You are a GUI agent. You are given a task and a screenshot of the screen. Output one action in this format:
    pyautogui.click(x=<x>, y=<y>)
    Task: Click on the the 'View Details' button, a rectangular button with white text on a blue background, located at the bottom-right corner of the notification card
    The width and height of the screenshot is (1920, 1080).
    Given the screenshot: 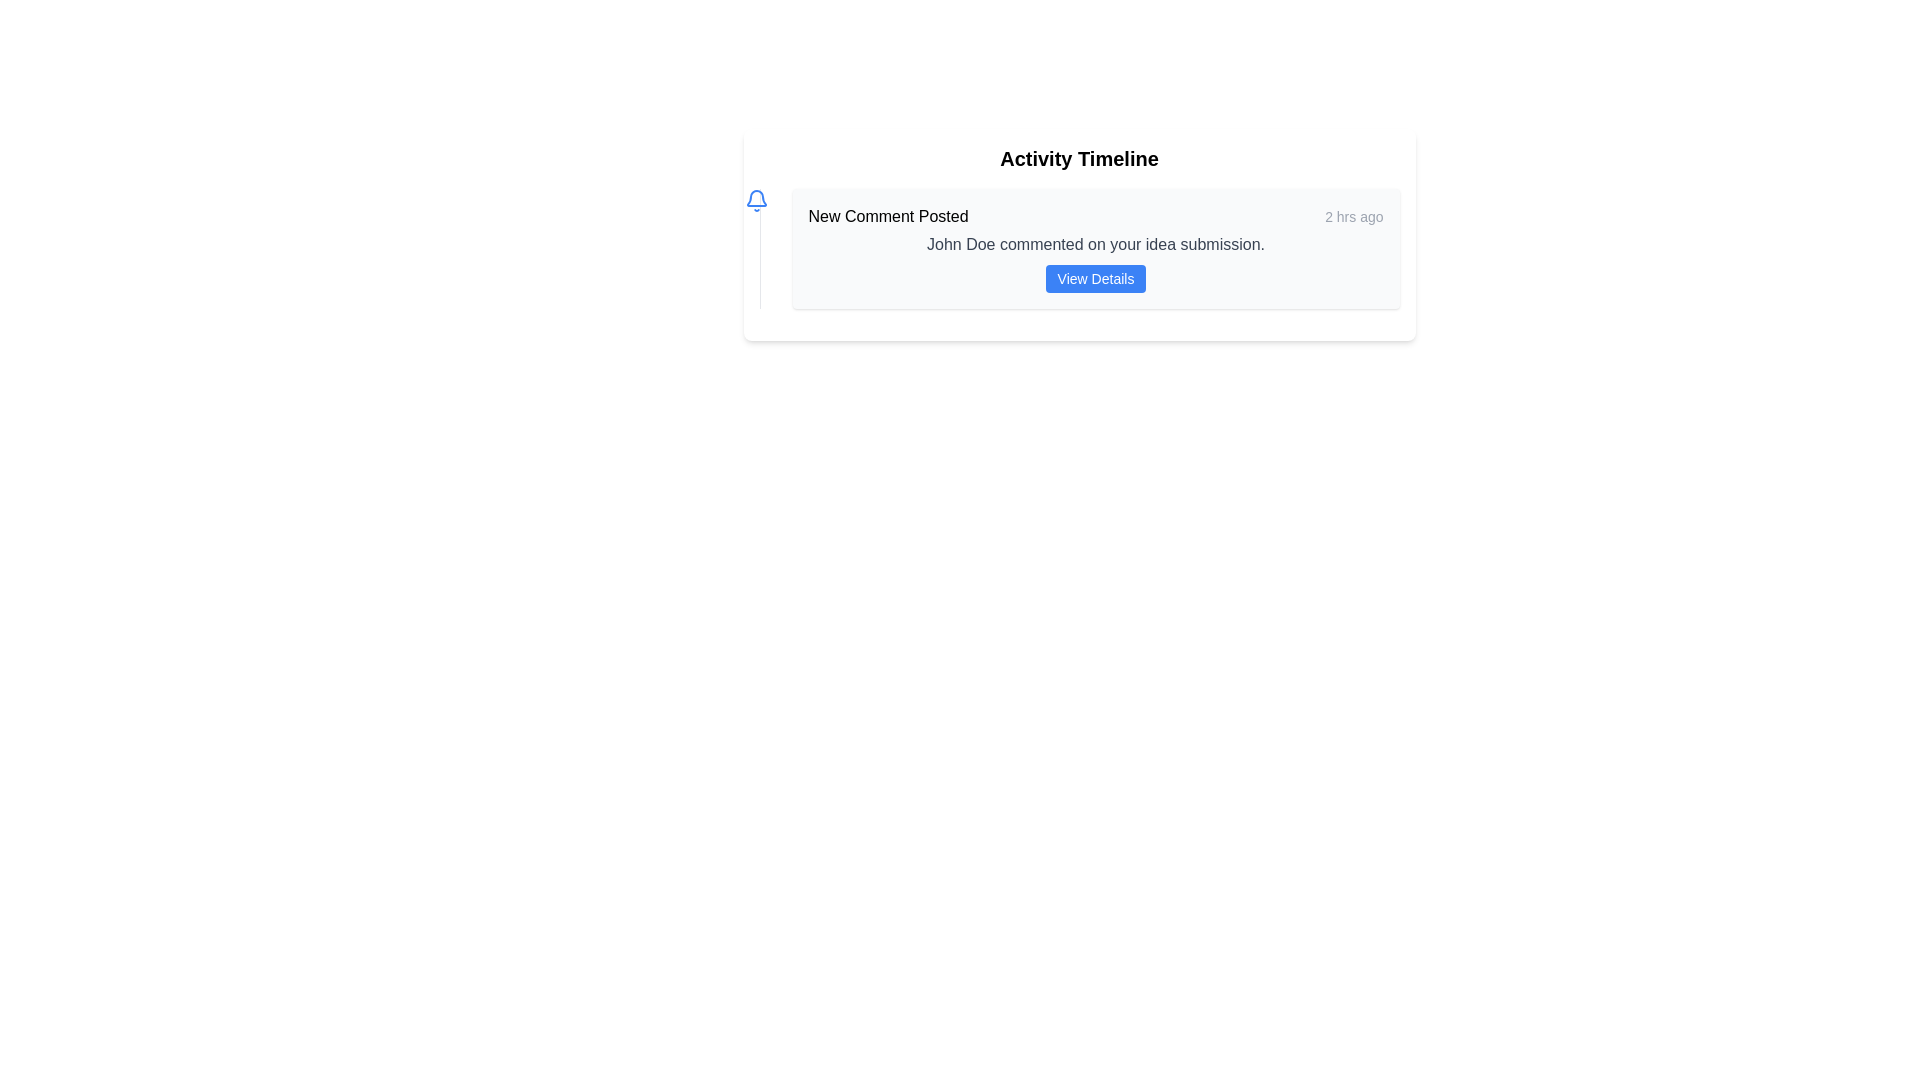 What is the action you would take?
    pyautogui.click(x=1094, y=278)
    